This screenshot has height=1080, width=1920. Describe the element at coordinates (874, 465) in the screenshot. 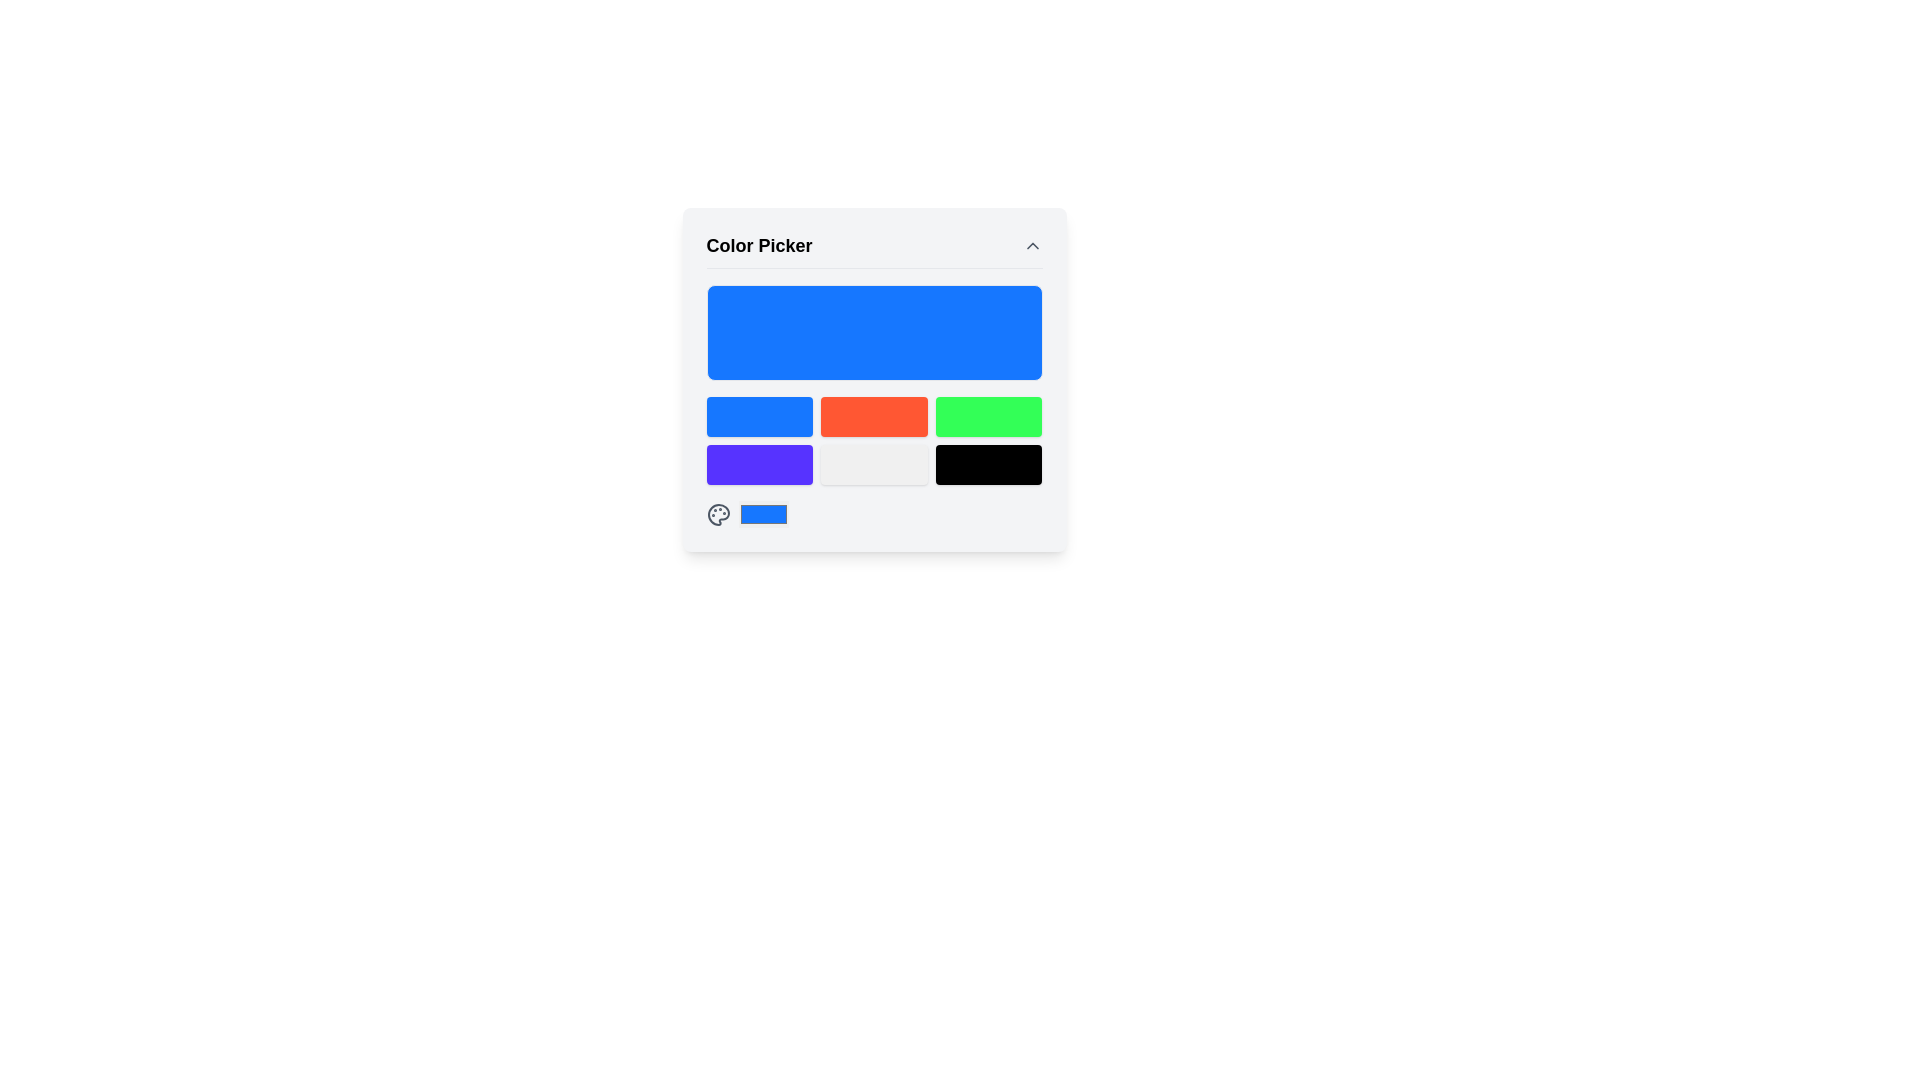

I see `the second button in the second row of the Color Picker grid` at that location.